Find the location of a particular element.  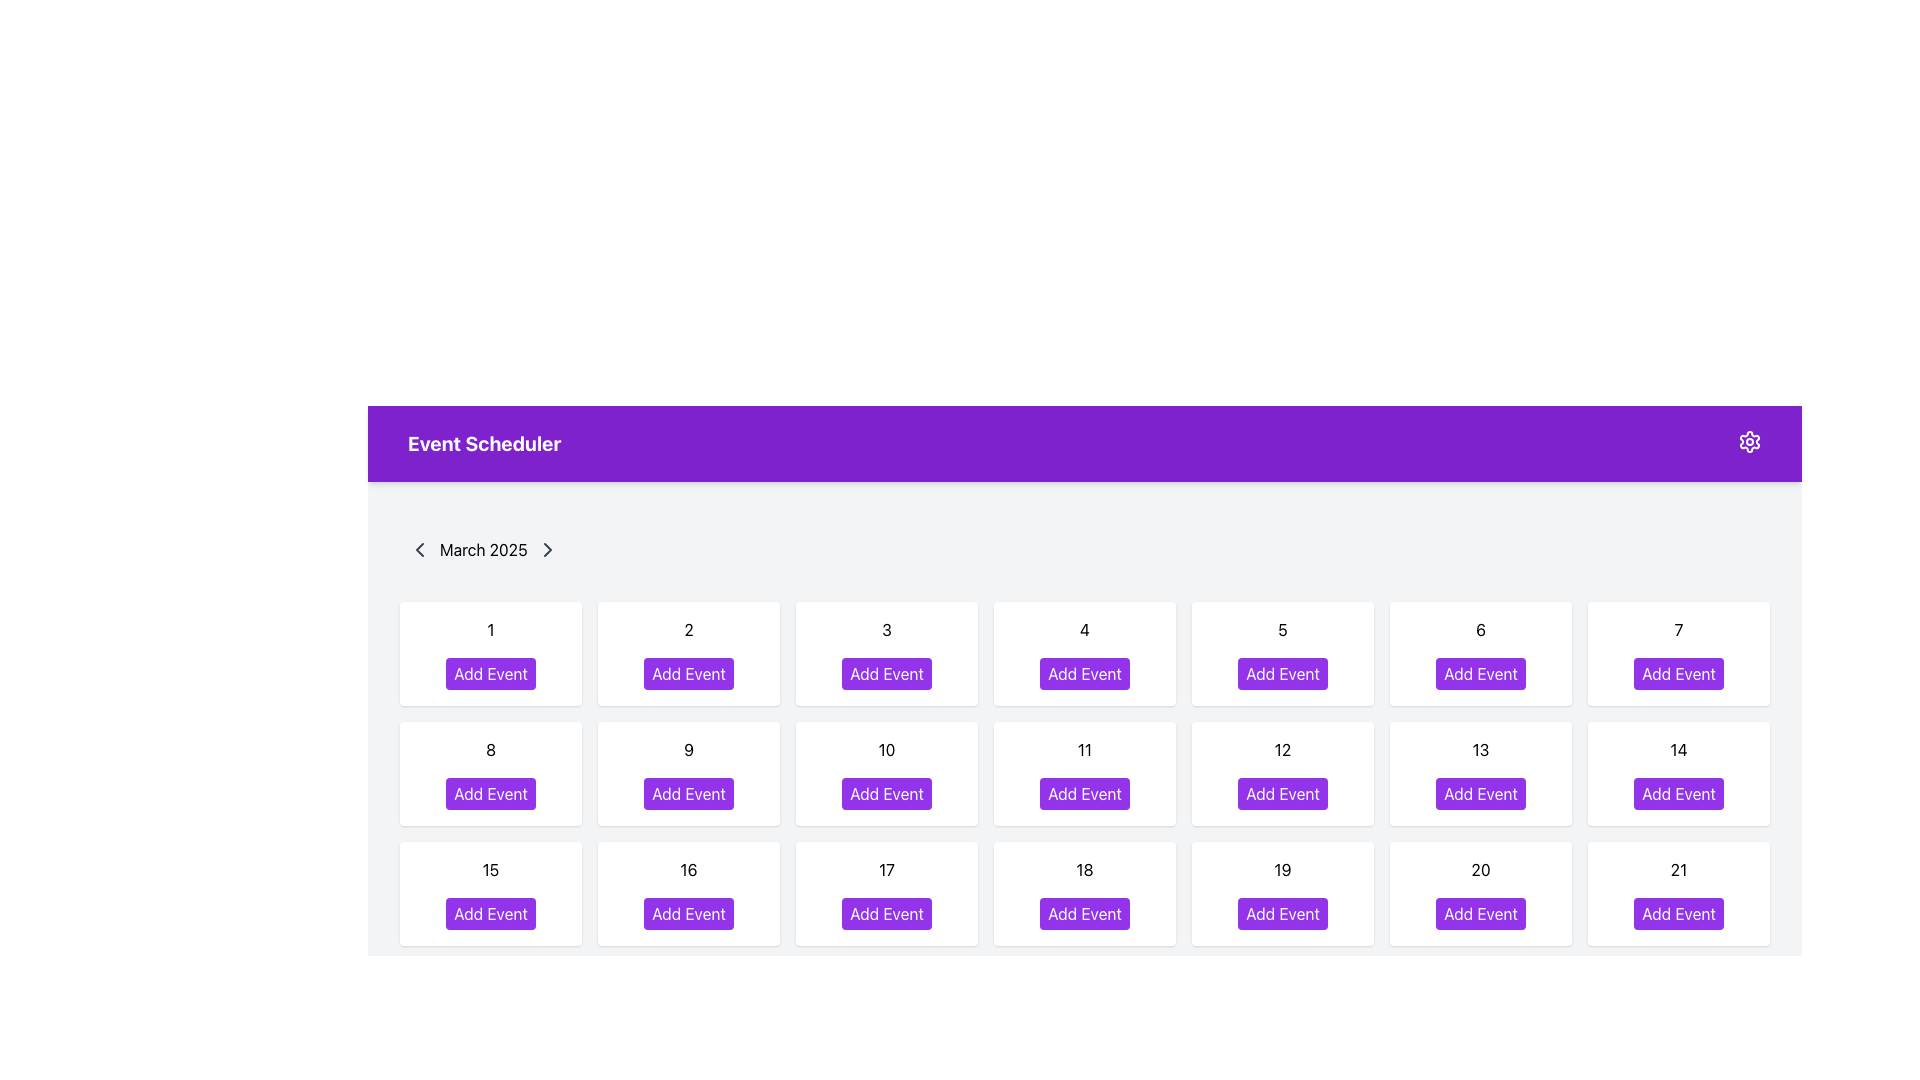

the button located at the top-right corner of the calendar date labeled '7' under the header 'Event Scheduler' to initiate the event creation process is located at coordinates (1679, 674).